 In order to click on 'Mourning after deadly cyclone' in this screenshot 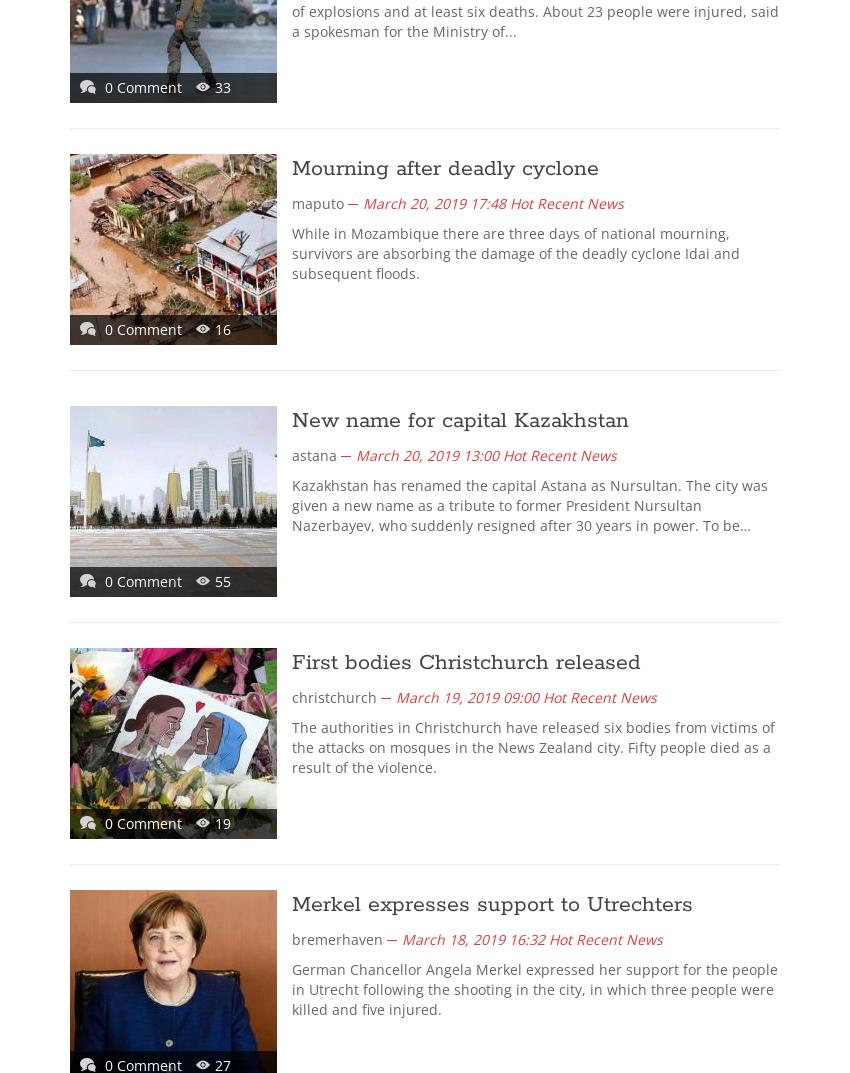, I will do `click(290, 167)`.